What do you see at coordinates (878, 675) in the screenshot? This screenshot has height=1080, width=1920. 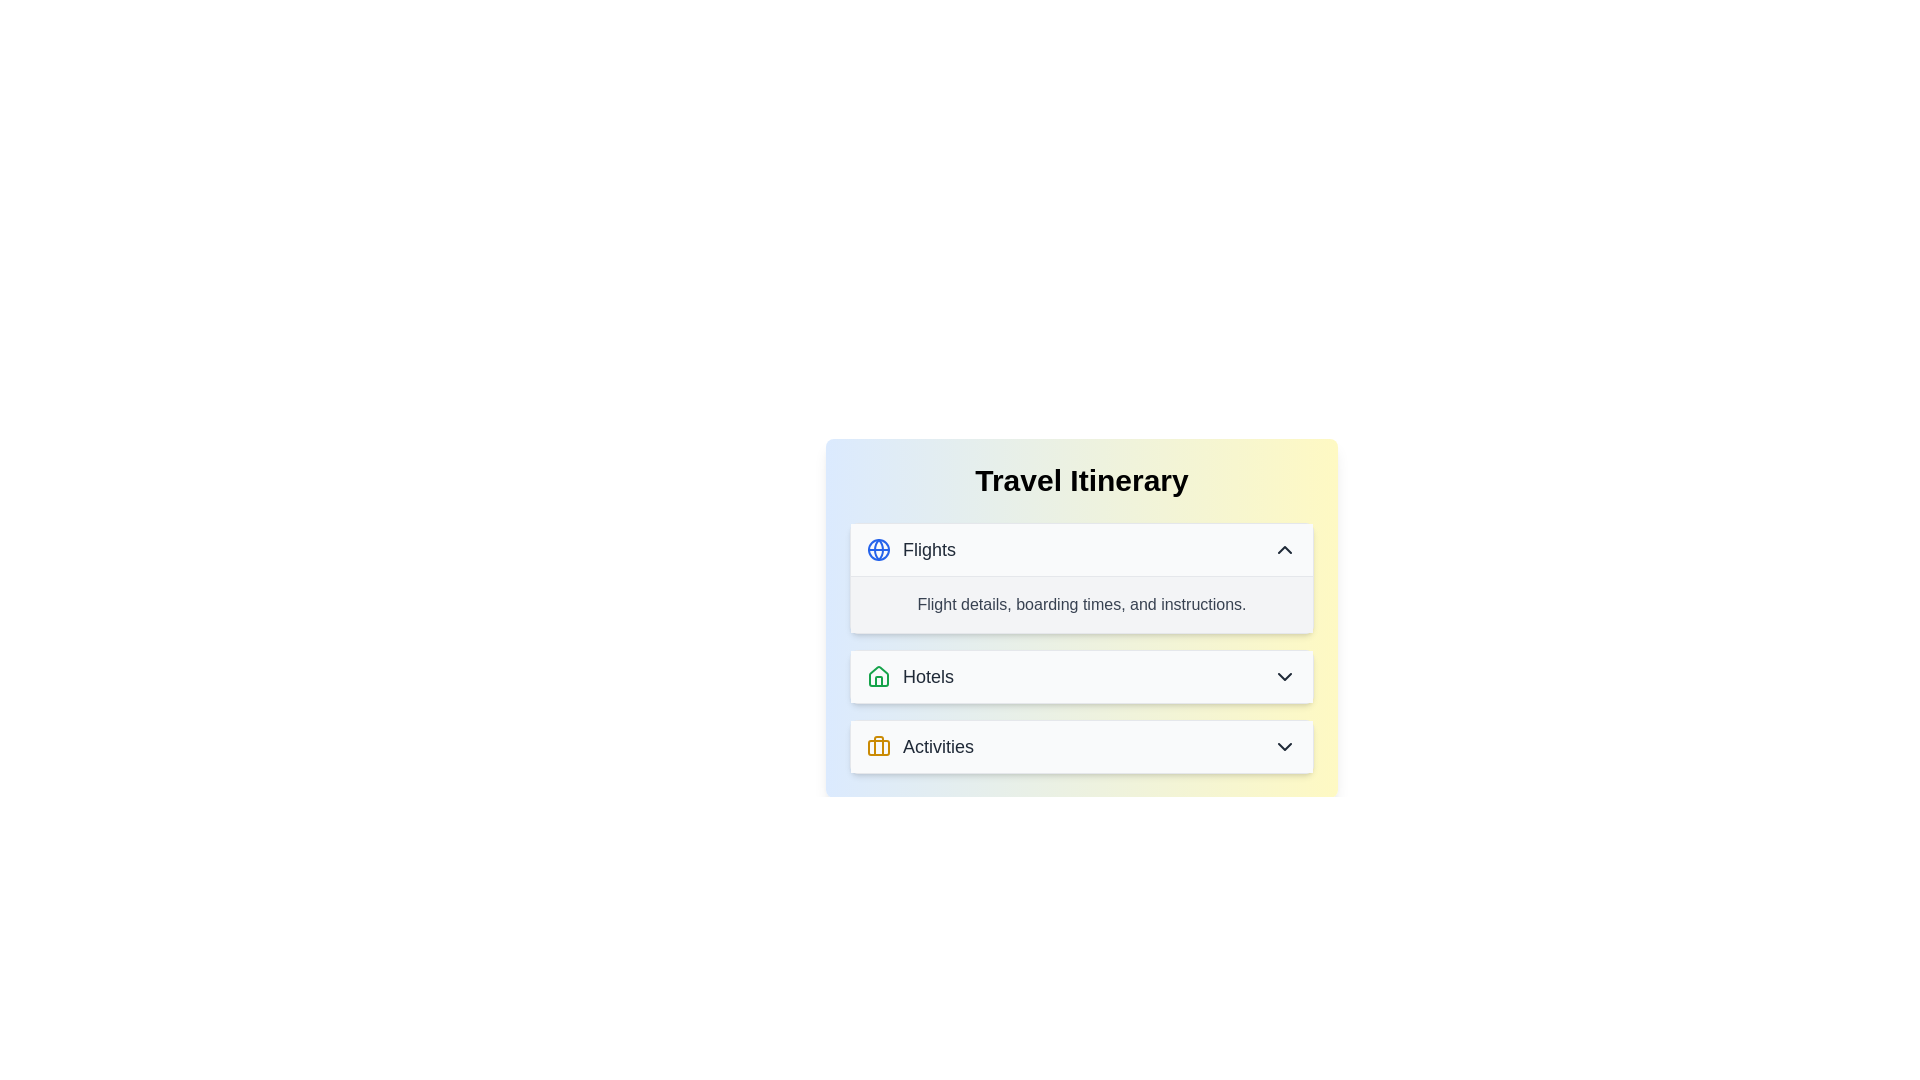 I see `the Hotels category icon, which is a decorative symbol represented by a stylized house outline located in the central section of the Travel Itinerary card interface` at bounding box center [878, 675].